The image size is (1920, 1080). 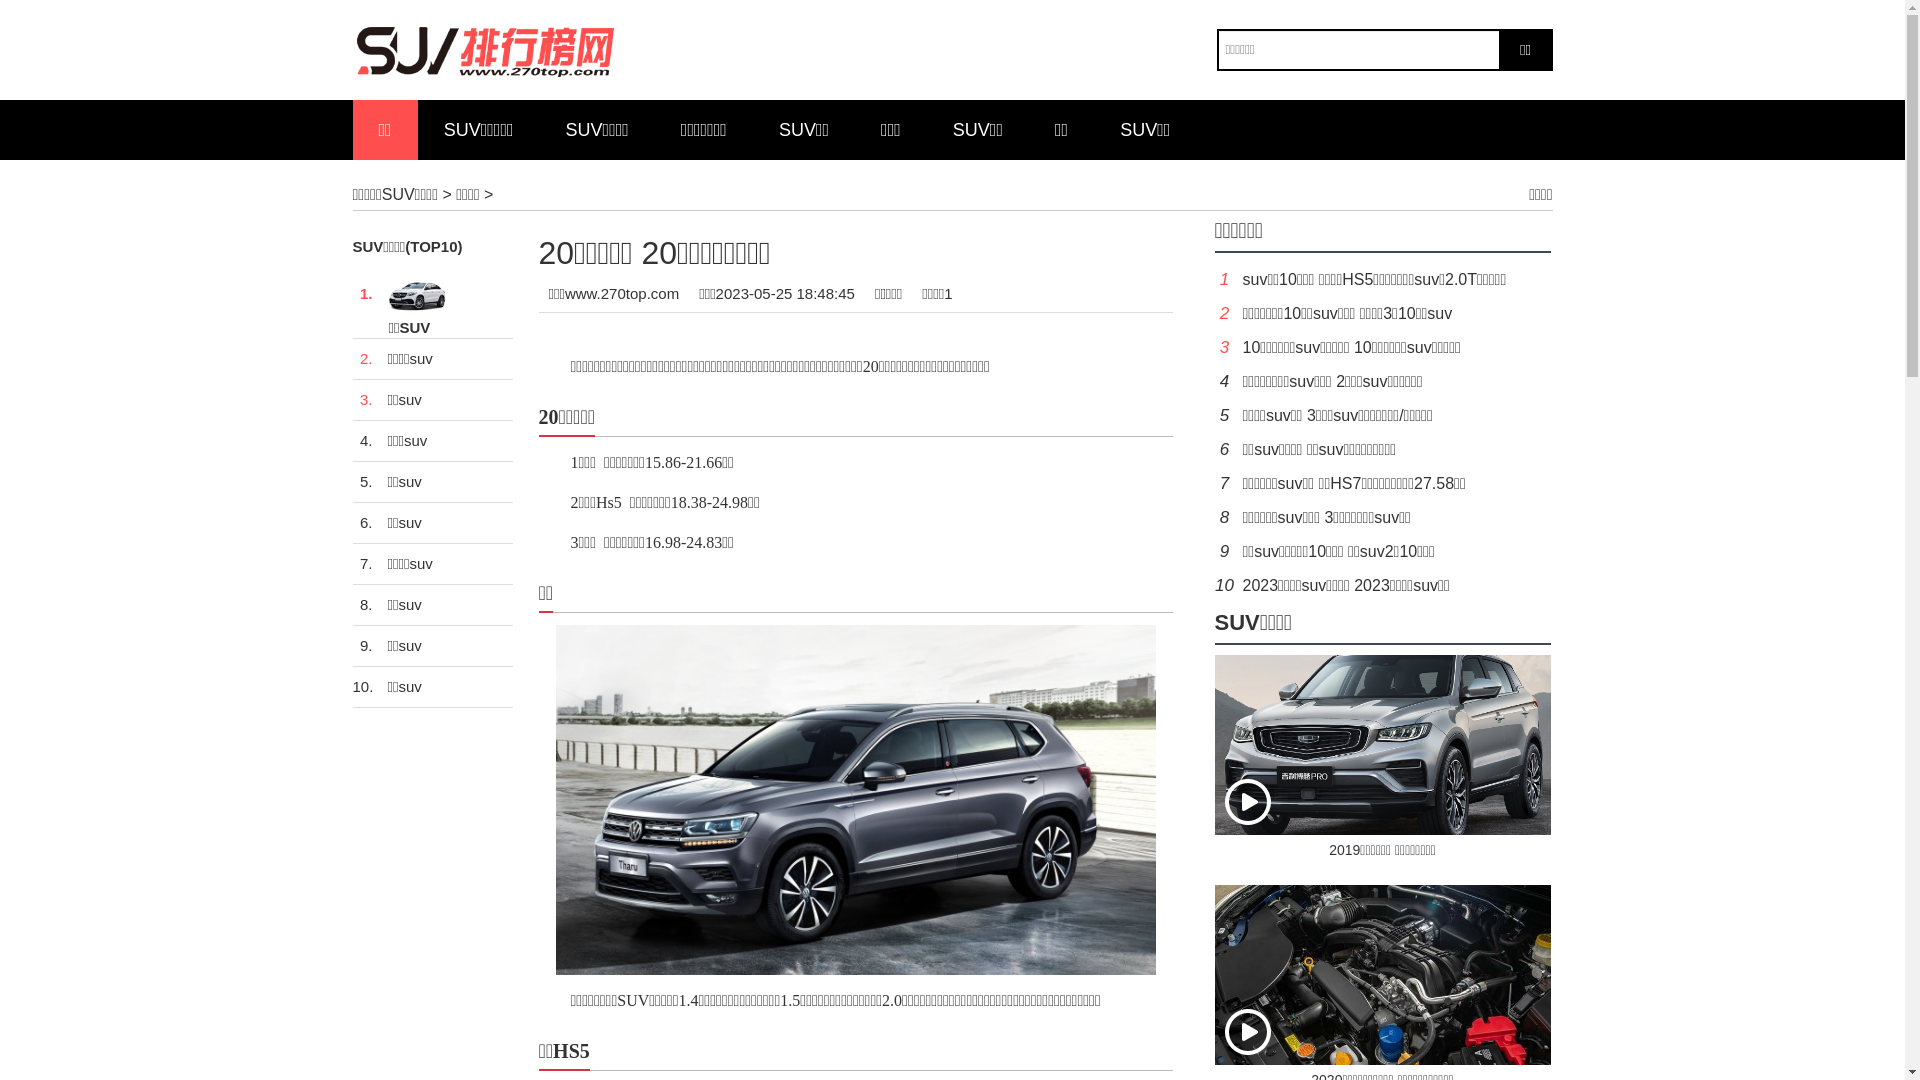 What do you see at coordinates (621, 293) in the screenshot?
I see `'www.270top.com'` at bounding box center [621, 293].